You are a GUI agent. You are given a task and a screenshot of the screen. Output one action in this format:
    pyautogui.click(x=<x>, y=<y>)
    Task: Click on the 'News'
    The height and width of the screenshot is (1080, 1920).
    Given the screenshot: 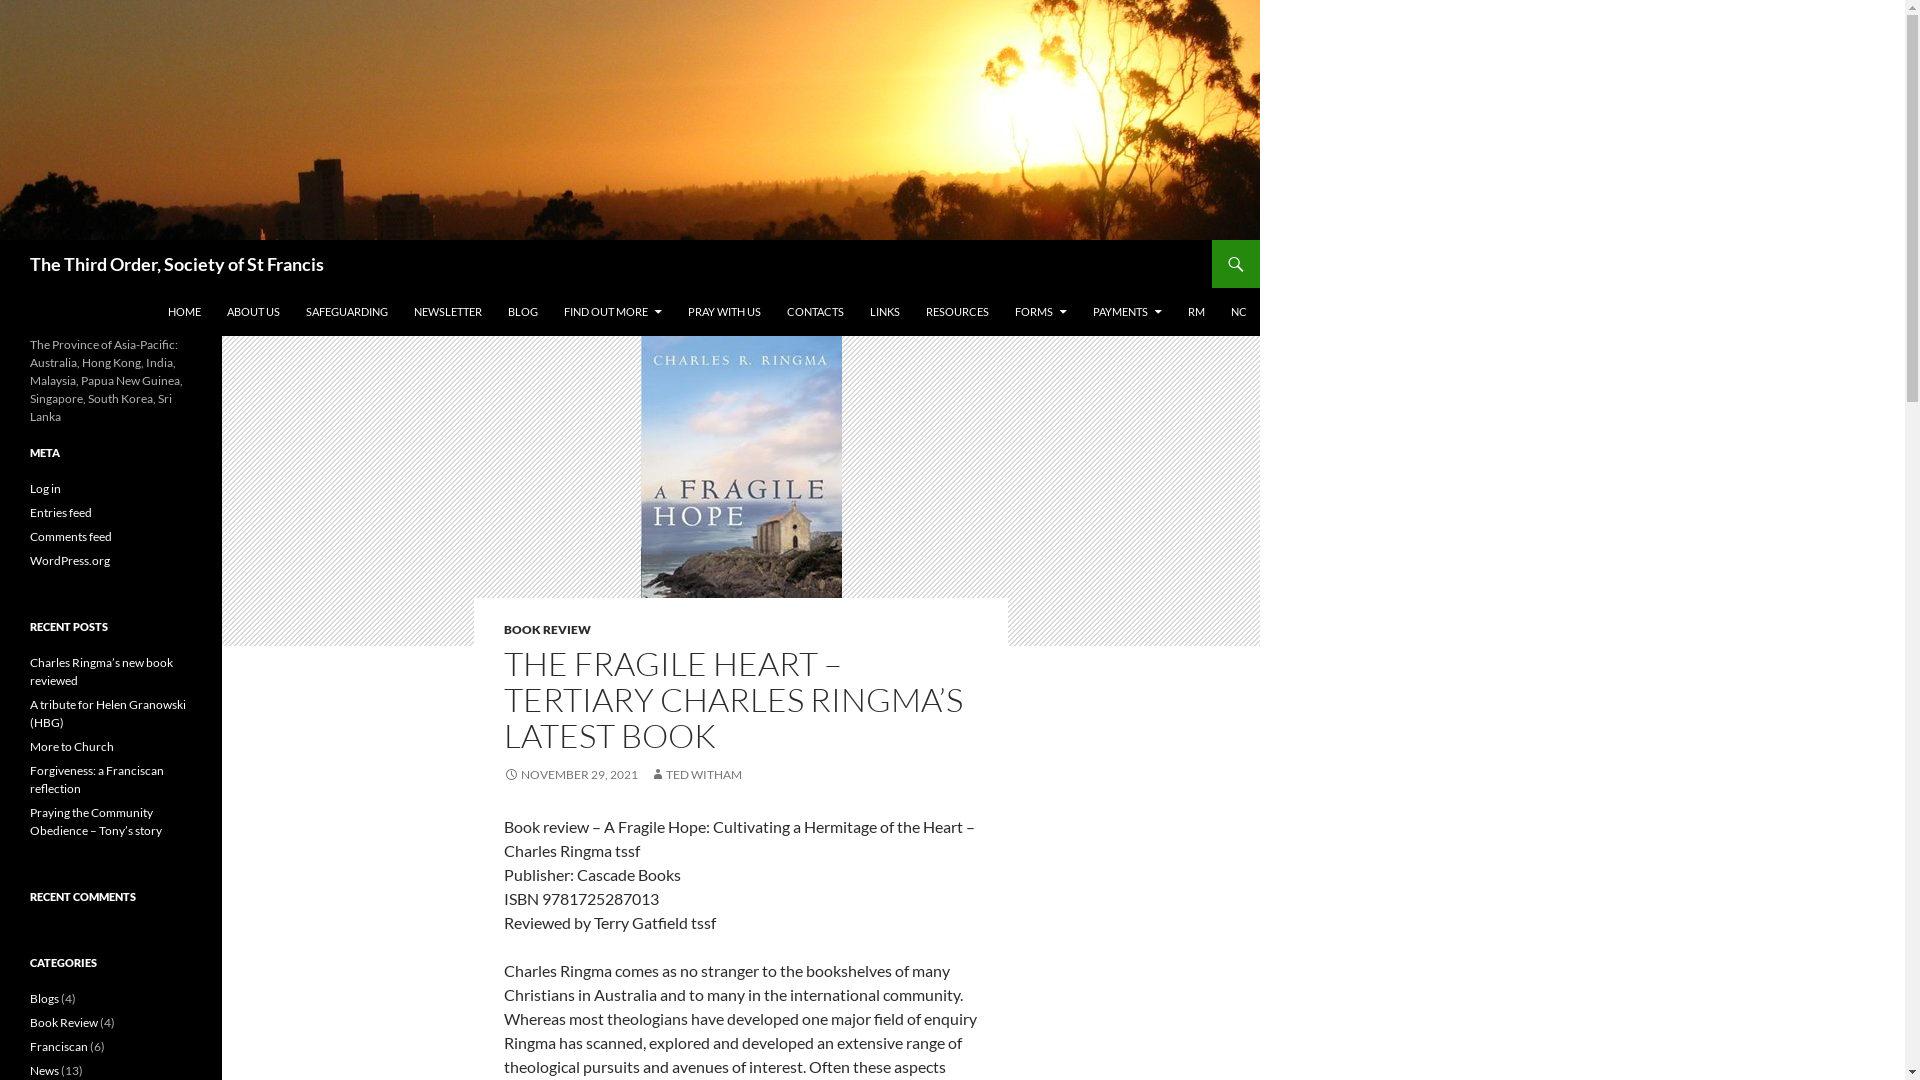 What is the action you would take?
    pyautogui.click(x=44, y=1069)
    